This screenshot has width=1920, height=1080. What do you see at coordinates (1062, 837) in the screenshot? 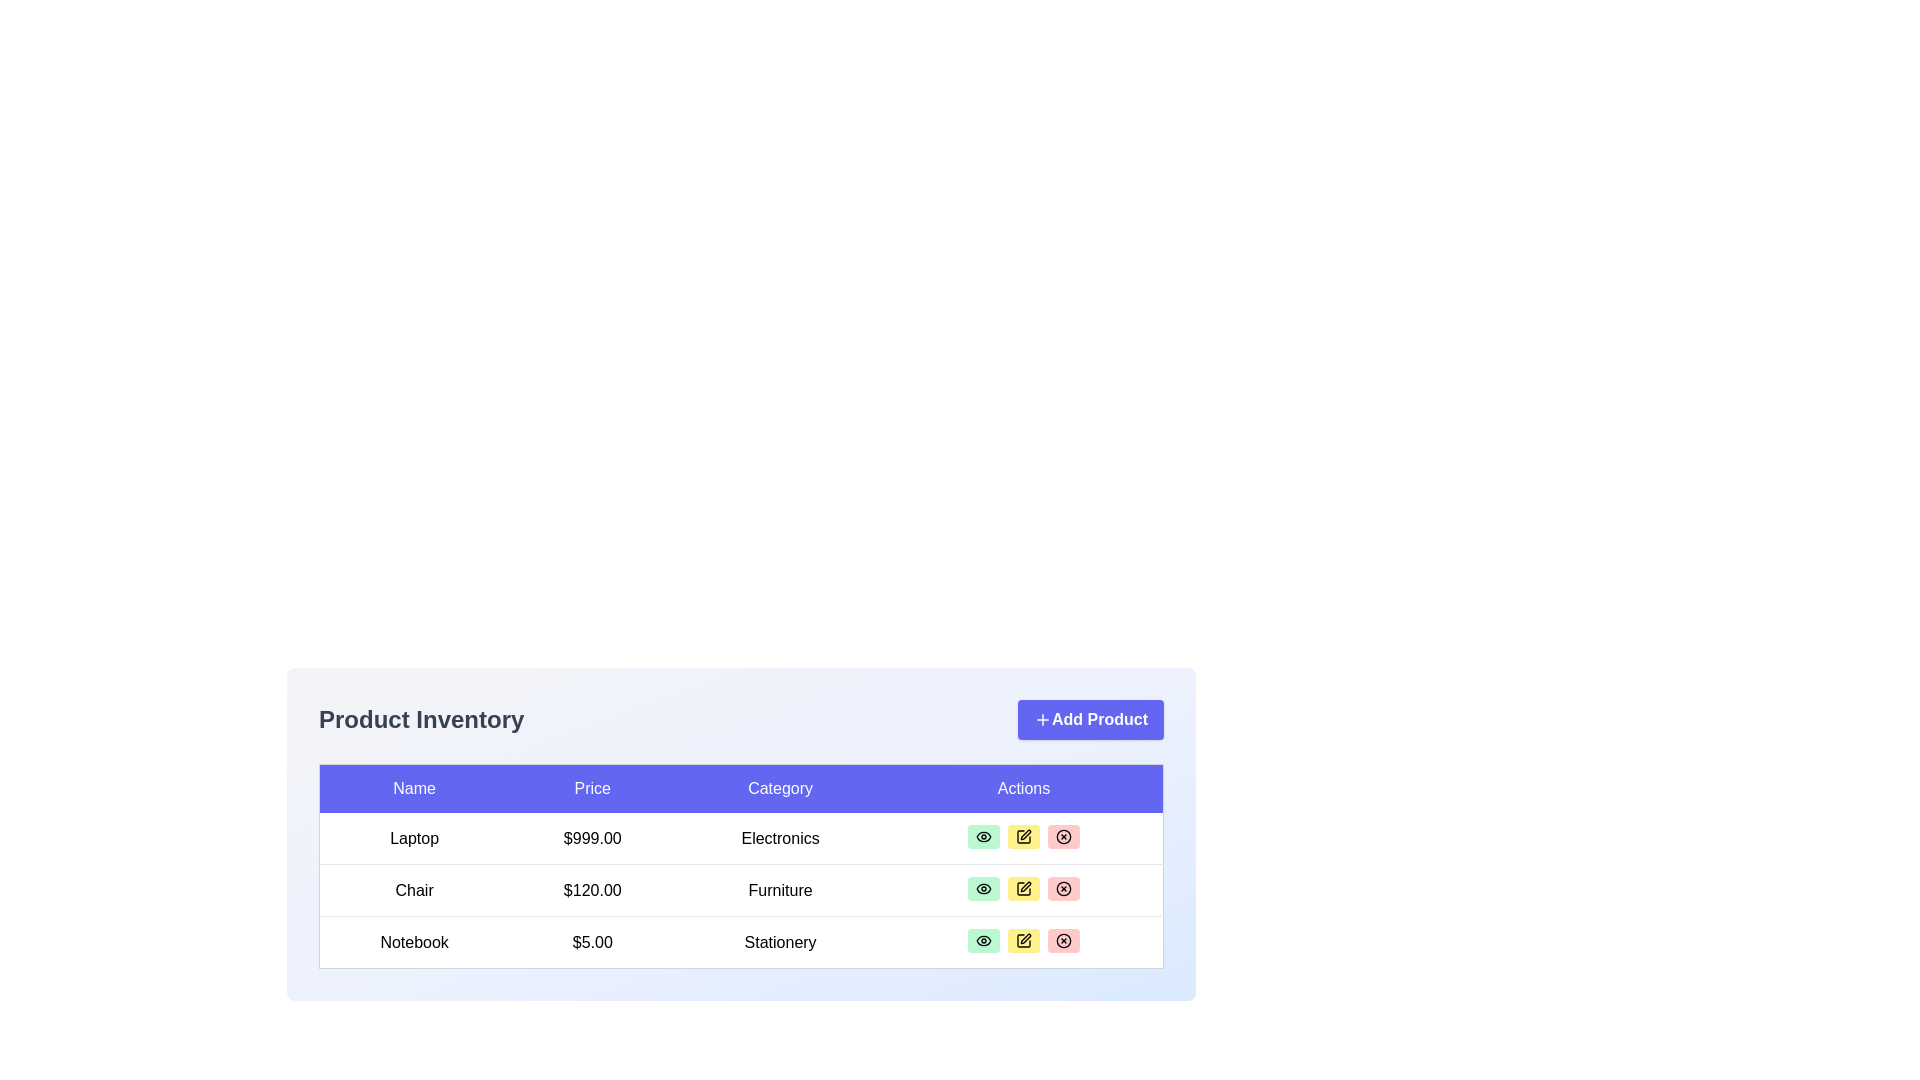
I see `the delete button in the 'Actions' column of the first row in the table` at bounding box center [1062, 837].